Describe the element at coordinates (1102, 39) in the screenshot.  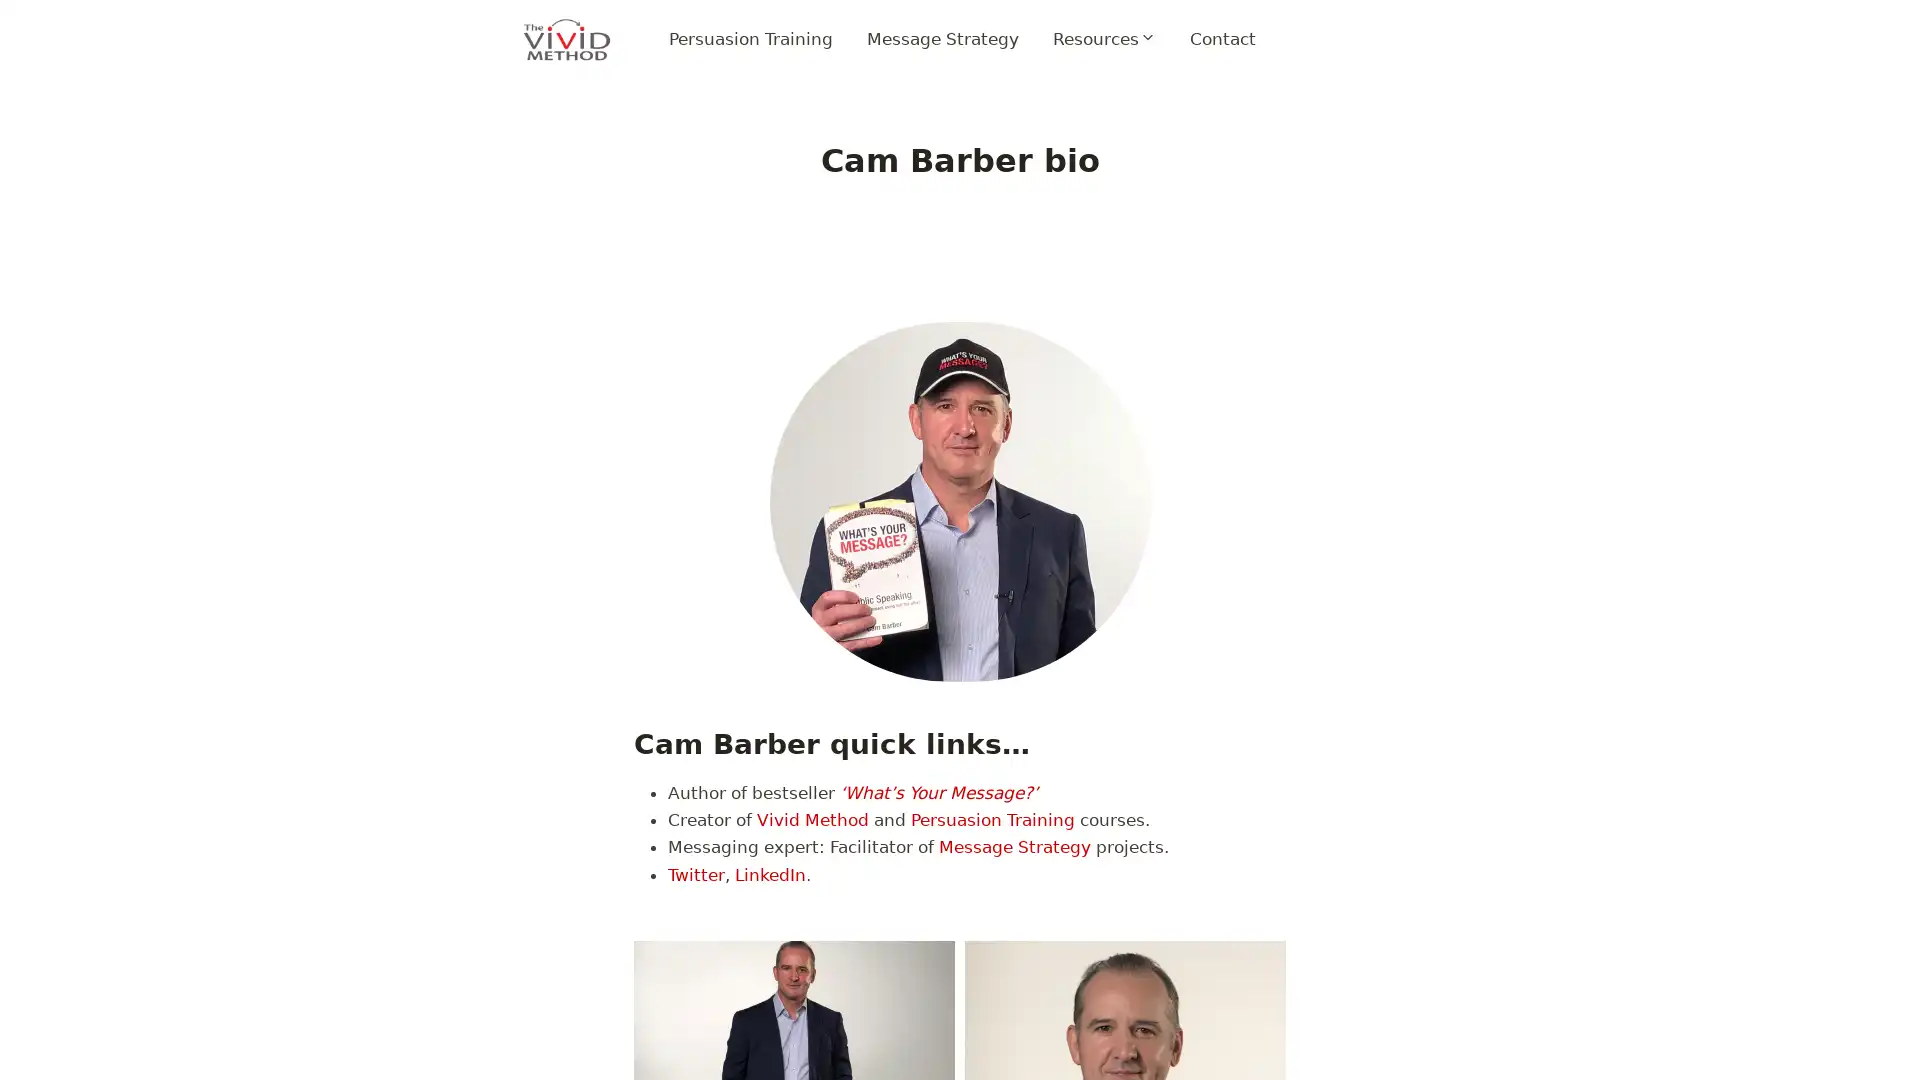
I see `Expand child menu` at that location.